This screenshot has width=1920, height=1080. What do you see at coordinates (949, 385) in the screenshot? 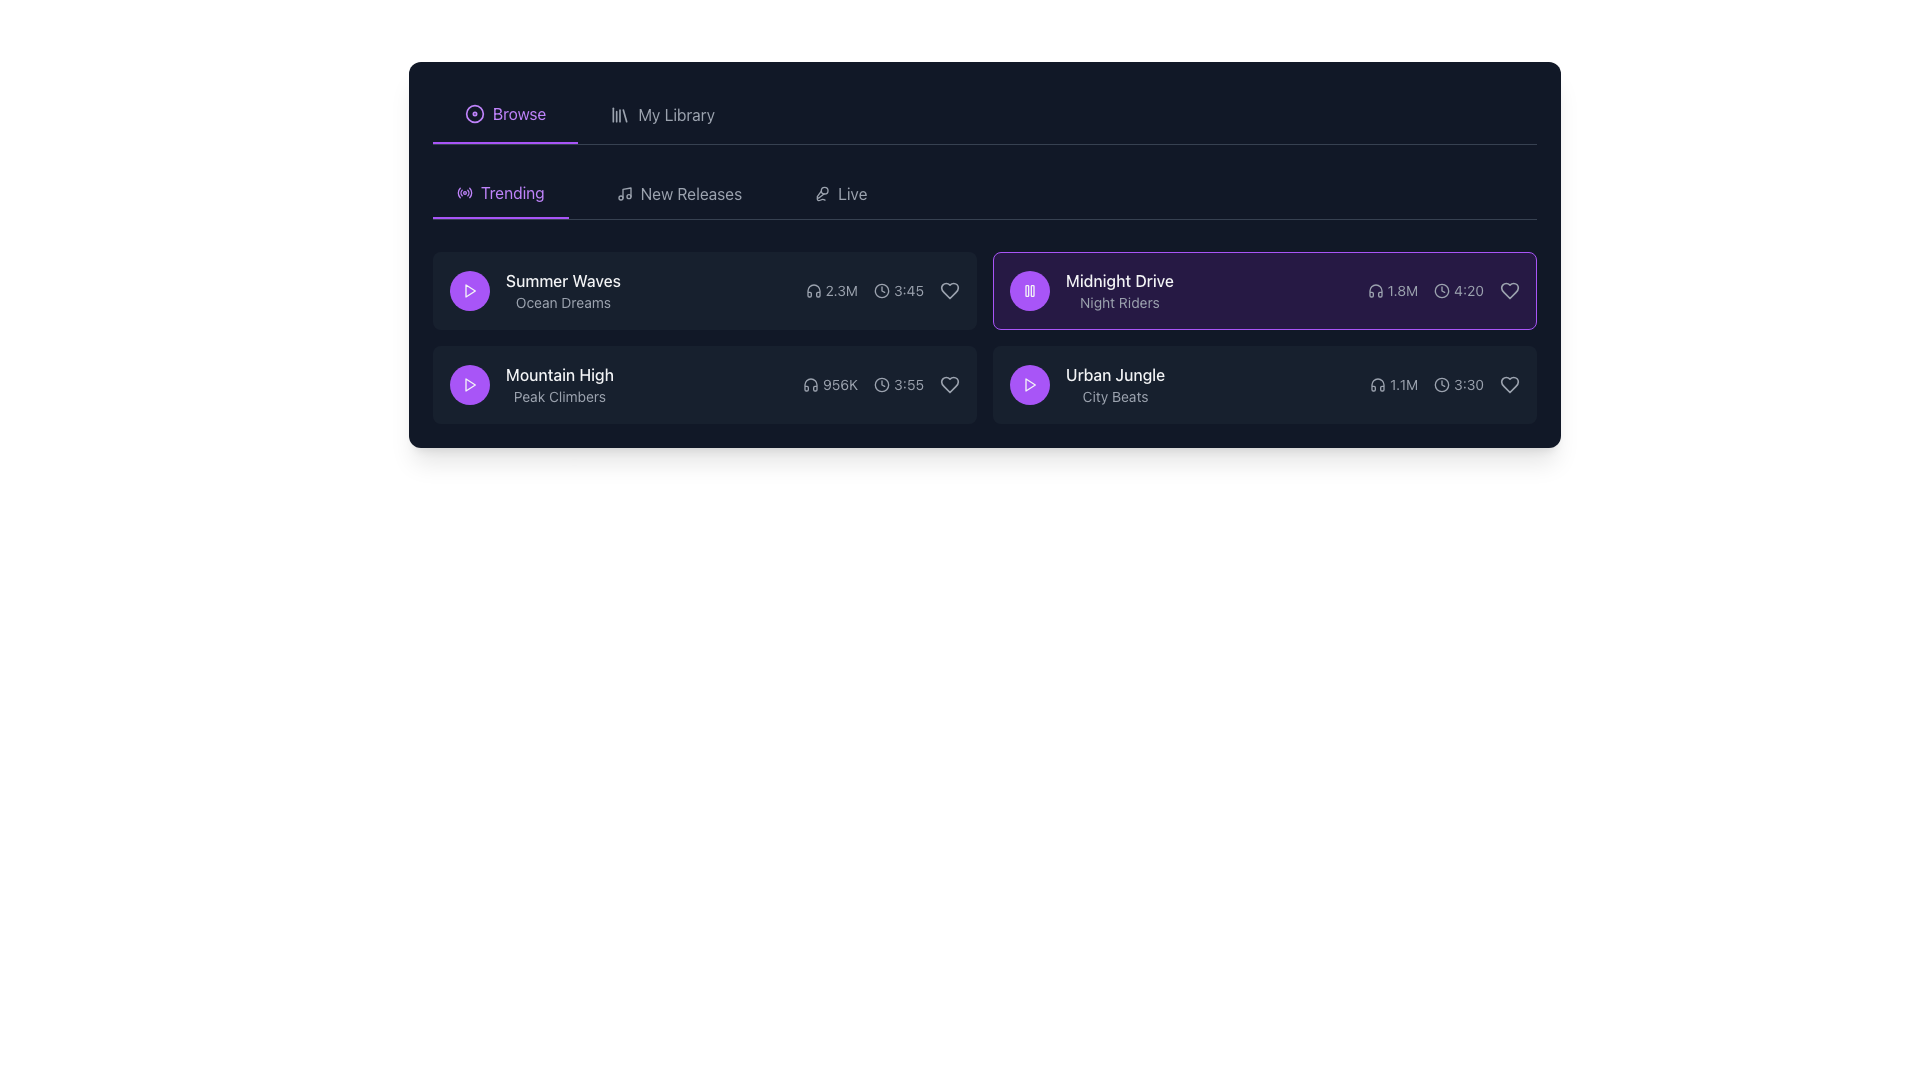
I see `the heart icon button associated with the item 'Mountain High' by 'Peak Climbers'` at bounding box center [949, 385].